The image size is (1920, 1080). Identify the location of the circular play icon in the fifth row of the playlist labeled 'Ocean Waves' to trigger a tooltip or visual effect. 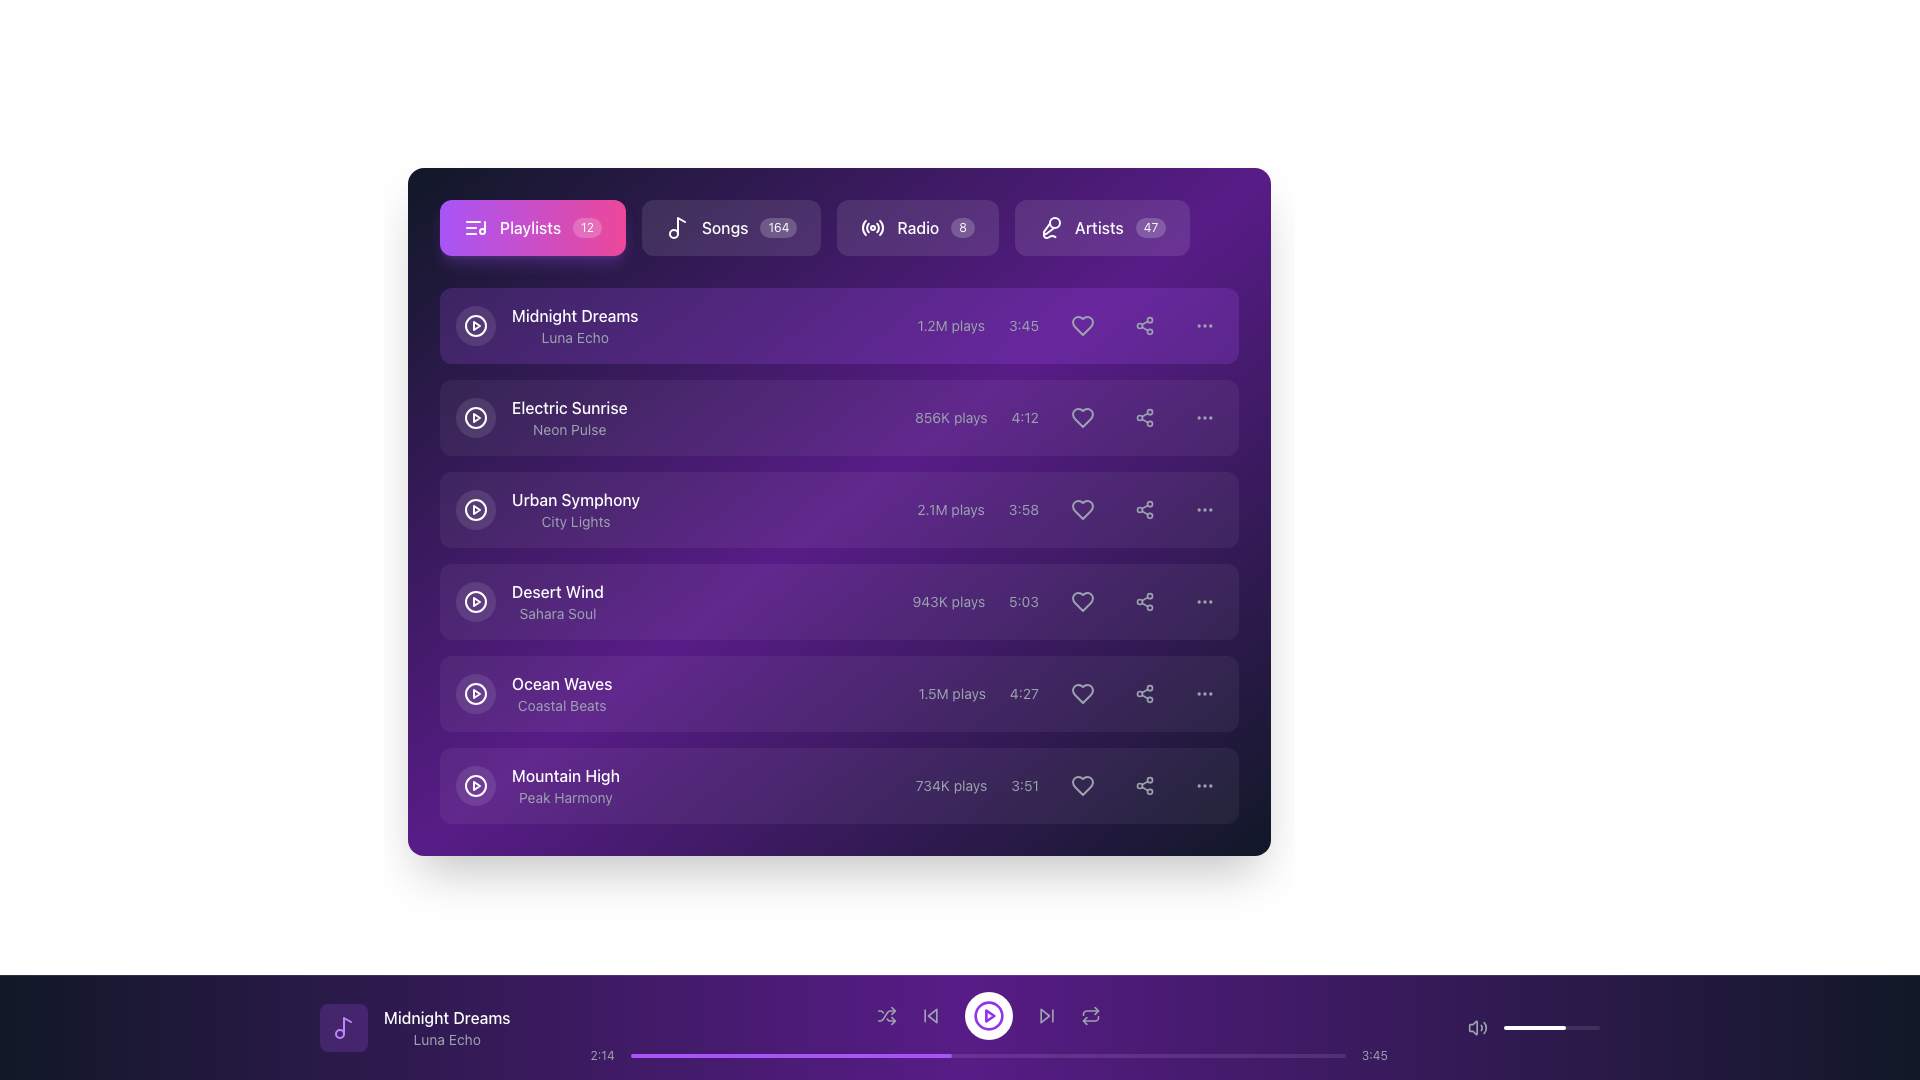
(474, 693).